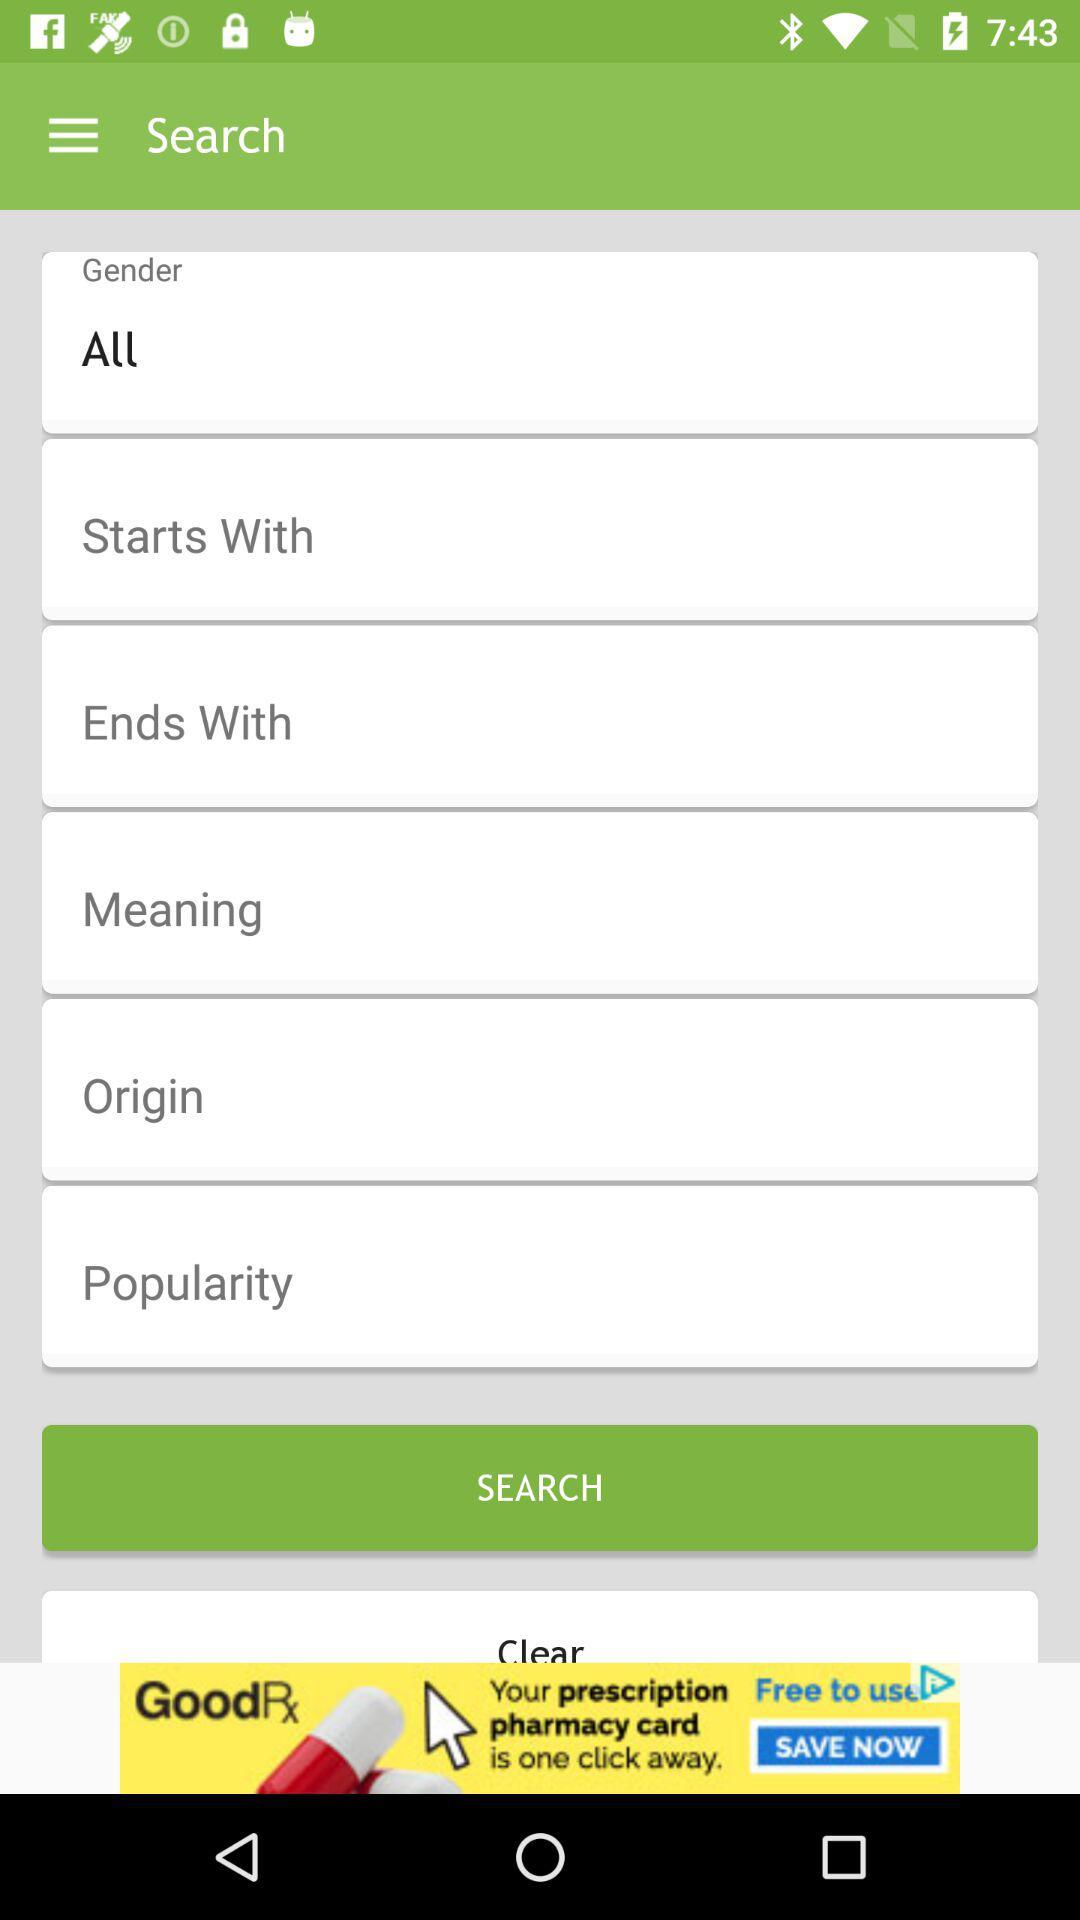  What do you see at coordinates (553, 722) in the screenshot?
I see `switch autoplay option` at bounding box center [553, 722].